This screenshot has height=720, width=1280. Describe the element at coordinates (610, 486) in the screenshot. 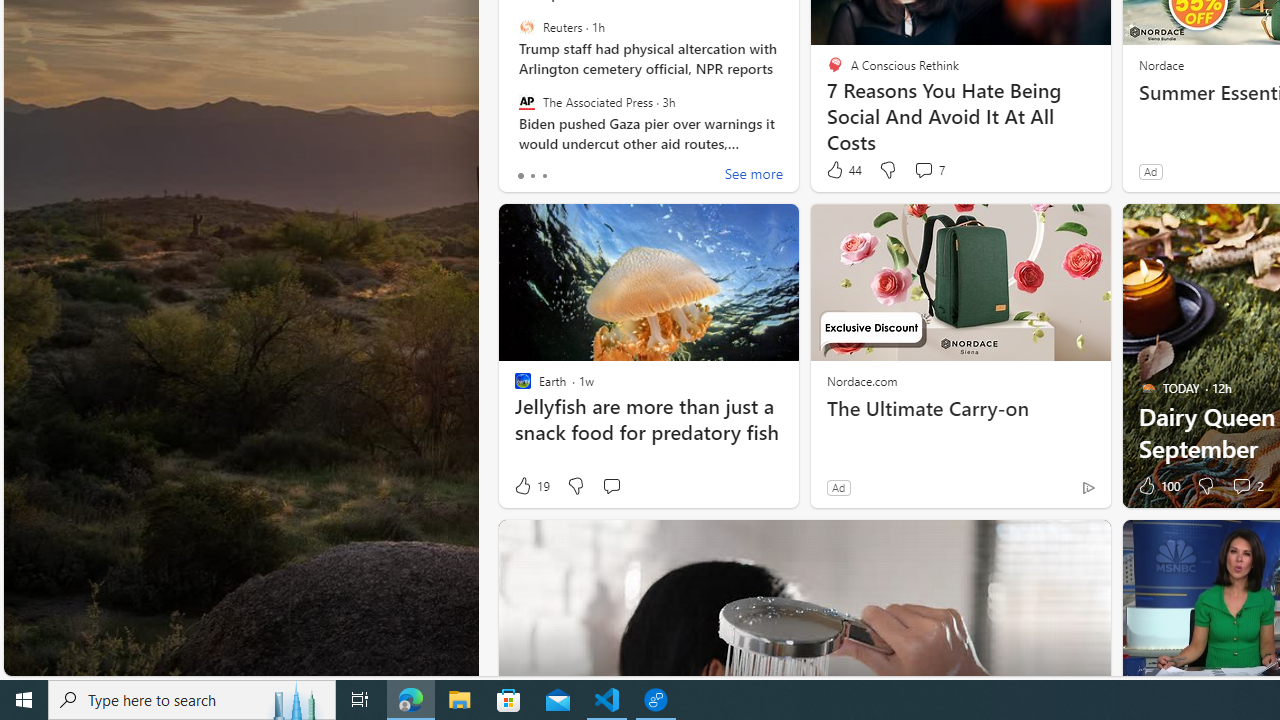

I see `'Start the conversation'` at that location.